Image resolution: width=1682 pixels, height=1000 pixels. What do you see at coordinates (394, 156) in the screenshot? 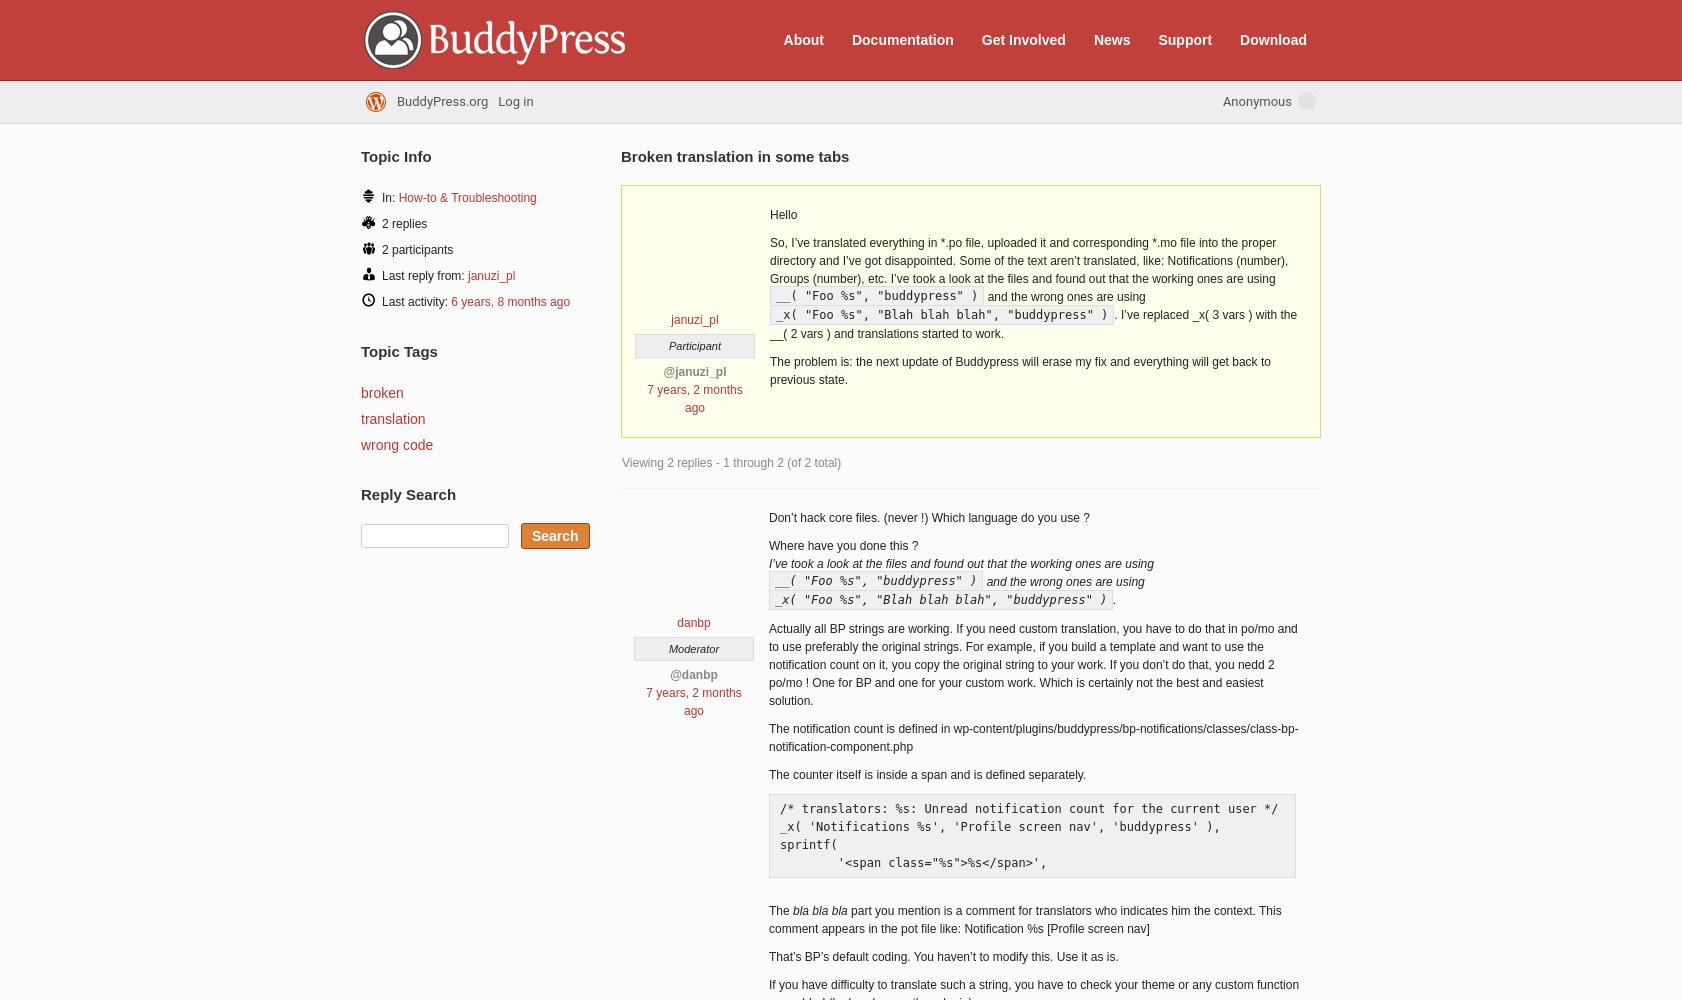
I see `'Topic Info'` at bounding box center [394, 156].